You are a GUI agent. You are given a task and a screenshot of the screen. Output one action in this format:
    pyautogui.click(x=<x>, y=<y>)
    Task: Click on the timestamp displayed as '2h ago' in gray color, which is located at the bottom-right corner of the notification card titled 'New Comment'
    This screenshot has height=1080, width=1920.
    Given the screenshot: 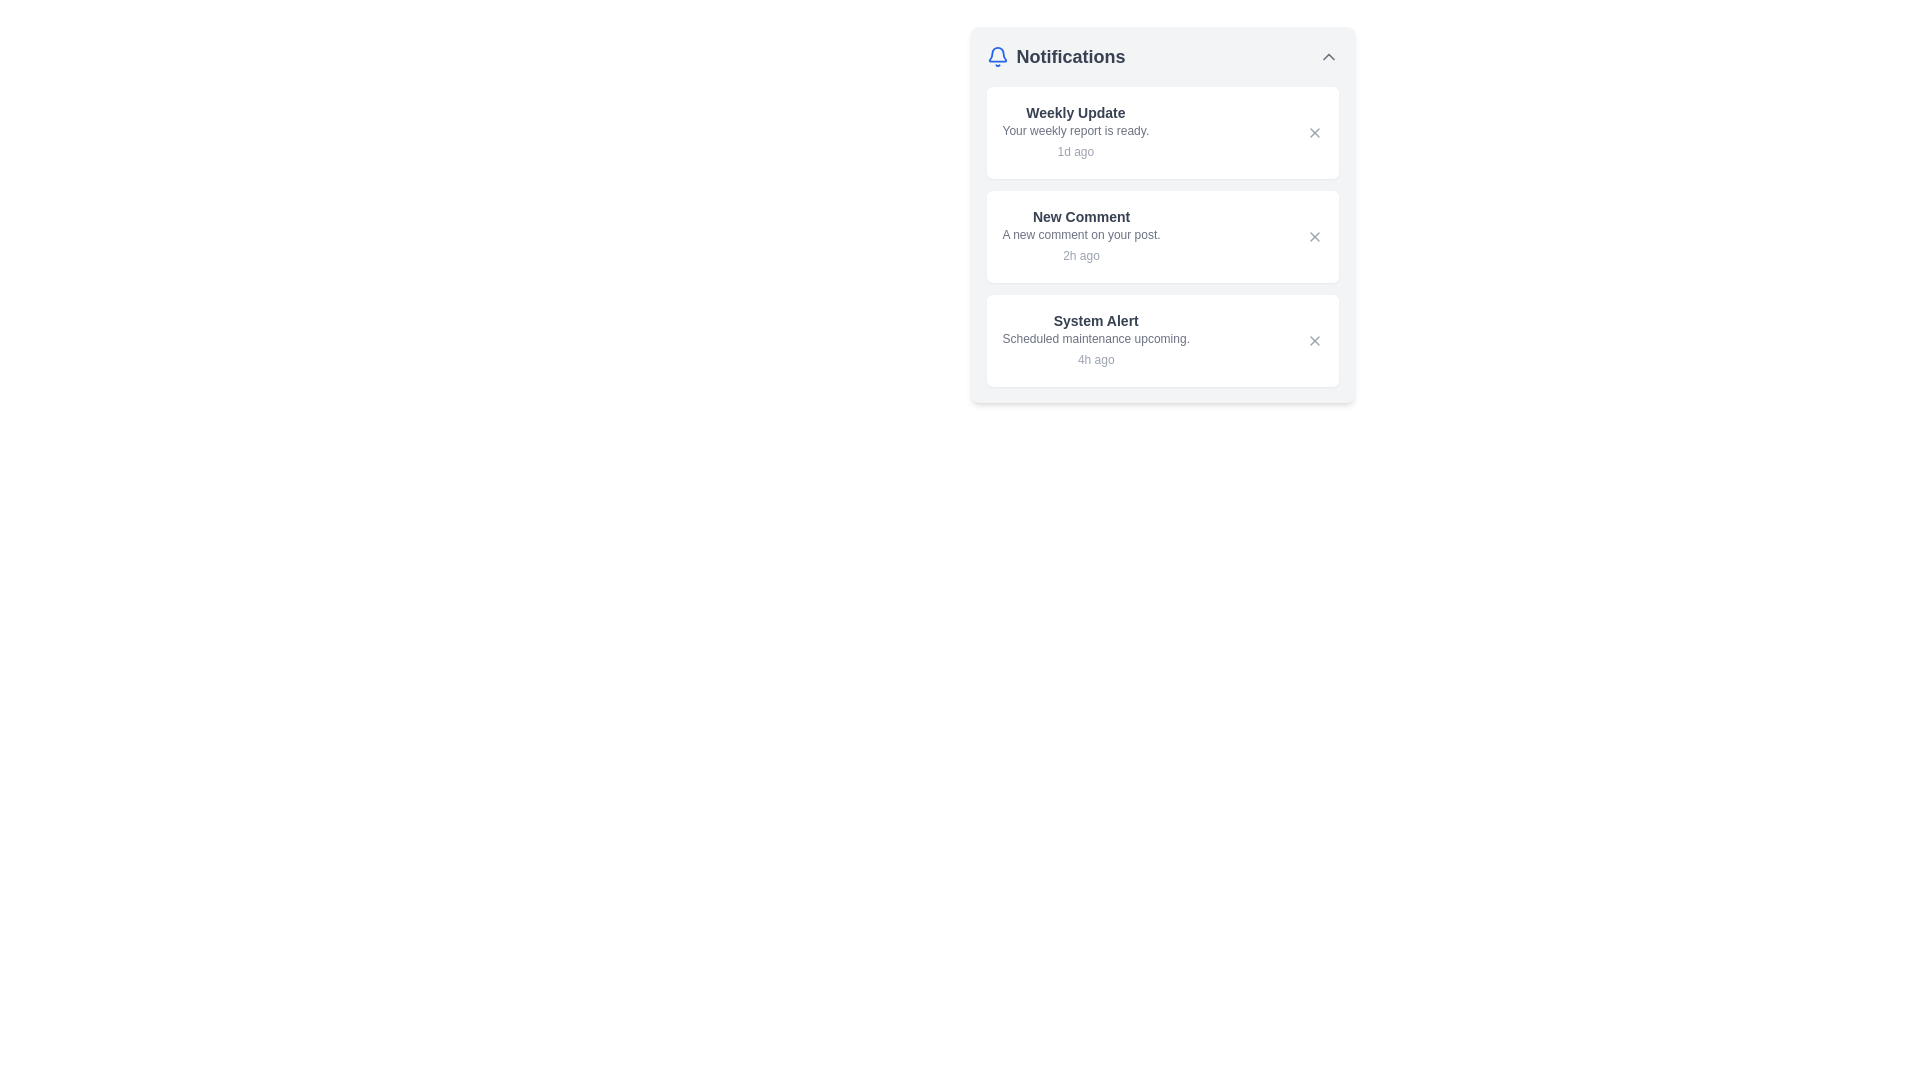 What is the action you would take?
    pyautogui.click(x=1080, y=254)
    